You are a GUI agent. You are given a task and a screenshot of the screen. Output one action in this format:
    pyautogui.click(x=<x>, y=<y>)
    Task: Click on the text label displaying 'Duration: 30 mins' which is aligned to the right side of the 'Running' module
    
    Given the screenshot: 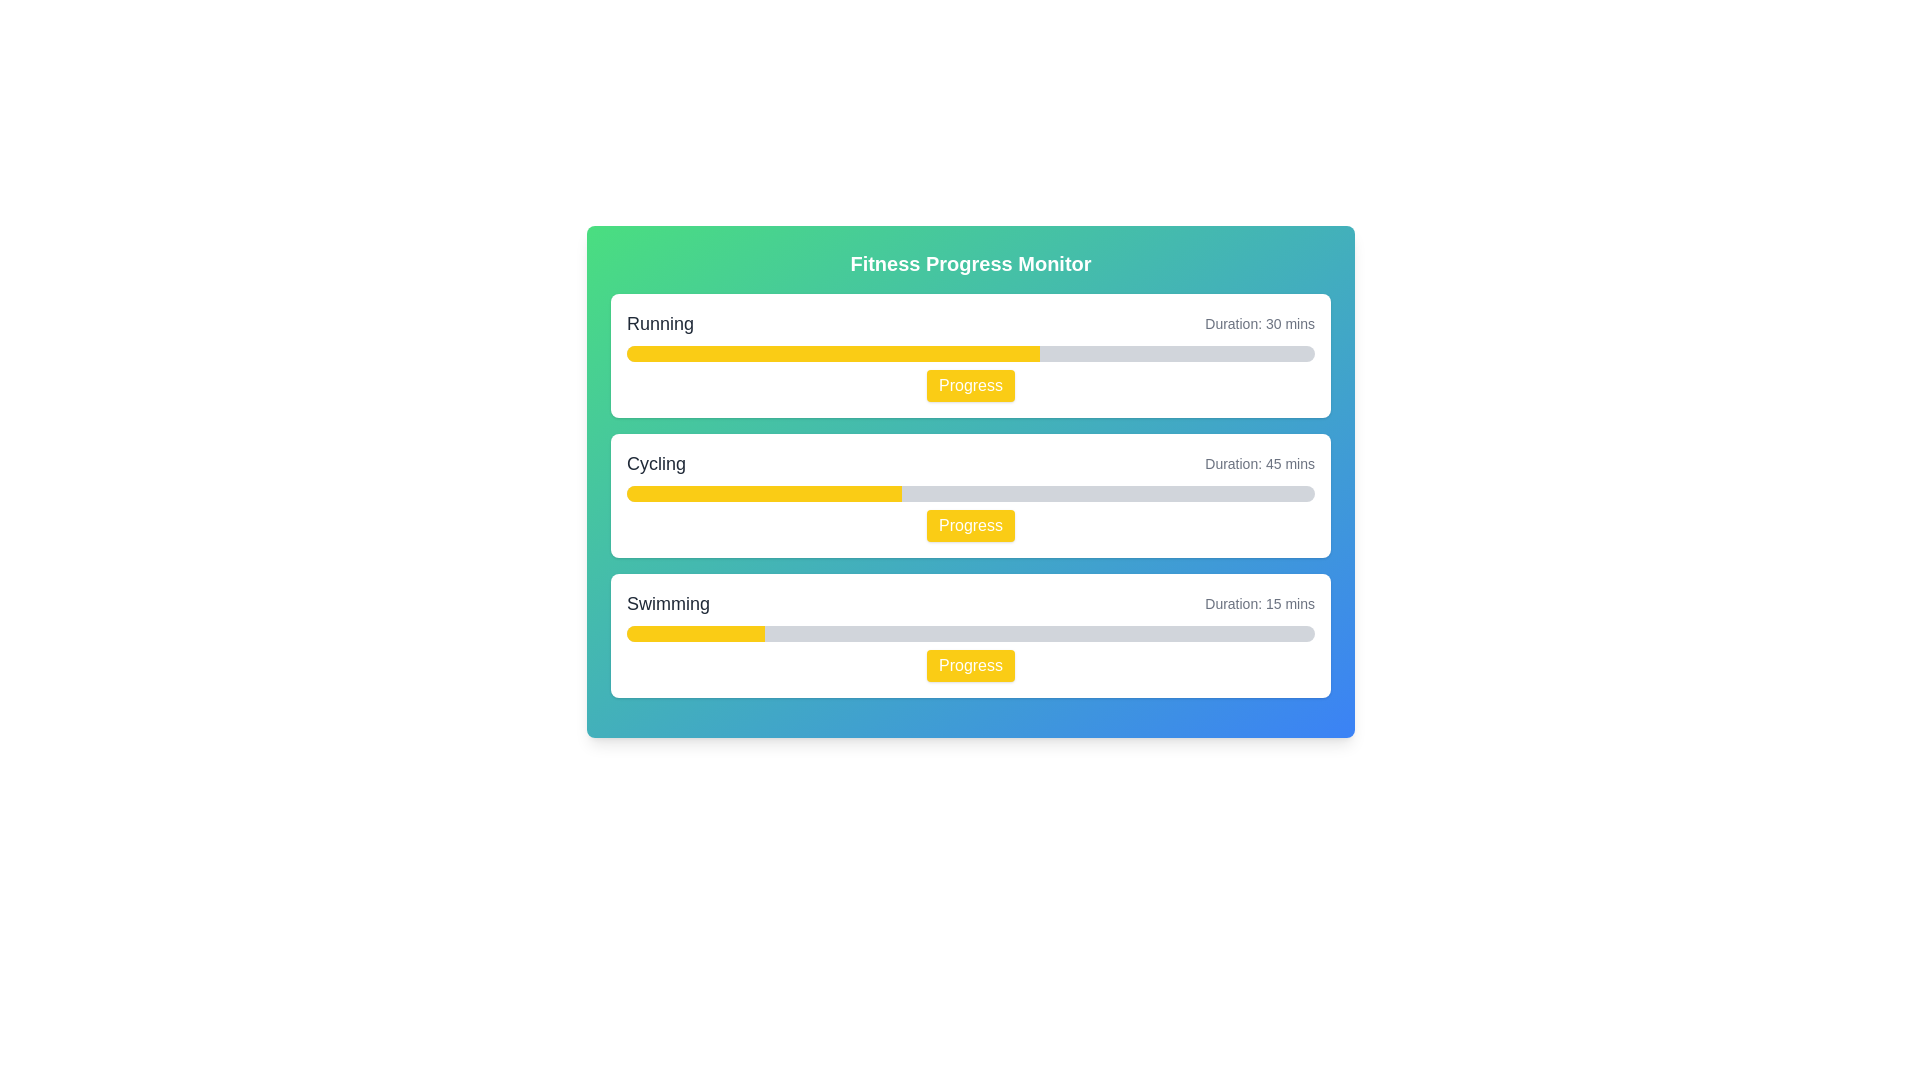 What is the action you would take?
    pyautogui.click(x=1259, y=323)
    